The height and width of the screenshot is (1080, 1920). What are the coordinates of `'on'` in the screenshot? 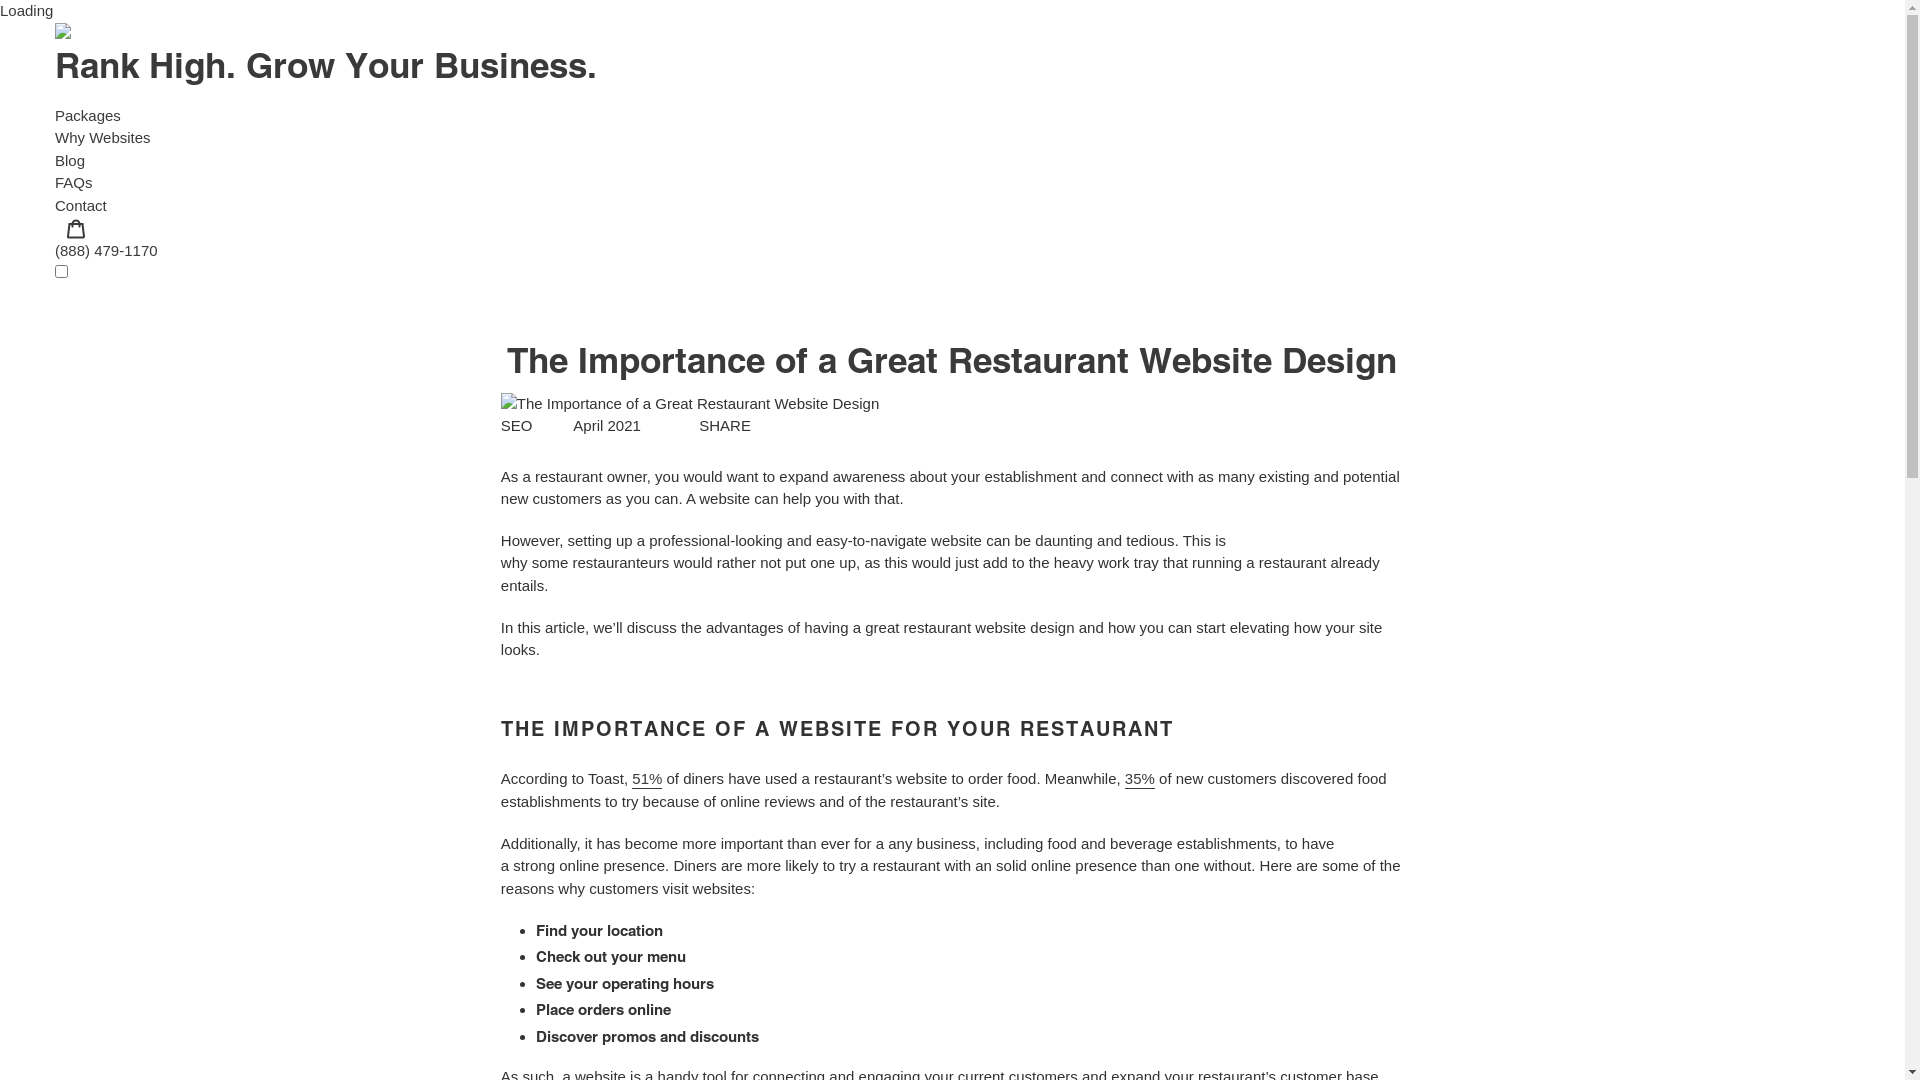 It's located at (54, 271).